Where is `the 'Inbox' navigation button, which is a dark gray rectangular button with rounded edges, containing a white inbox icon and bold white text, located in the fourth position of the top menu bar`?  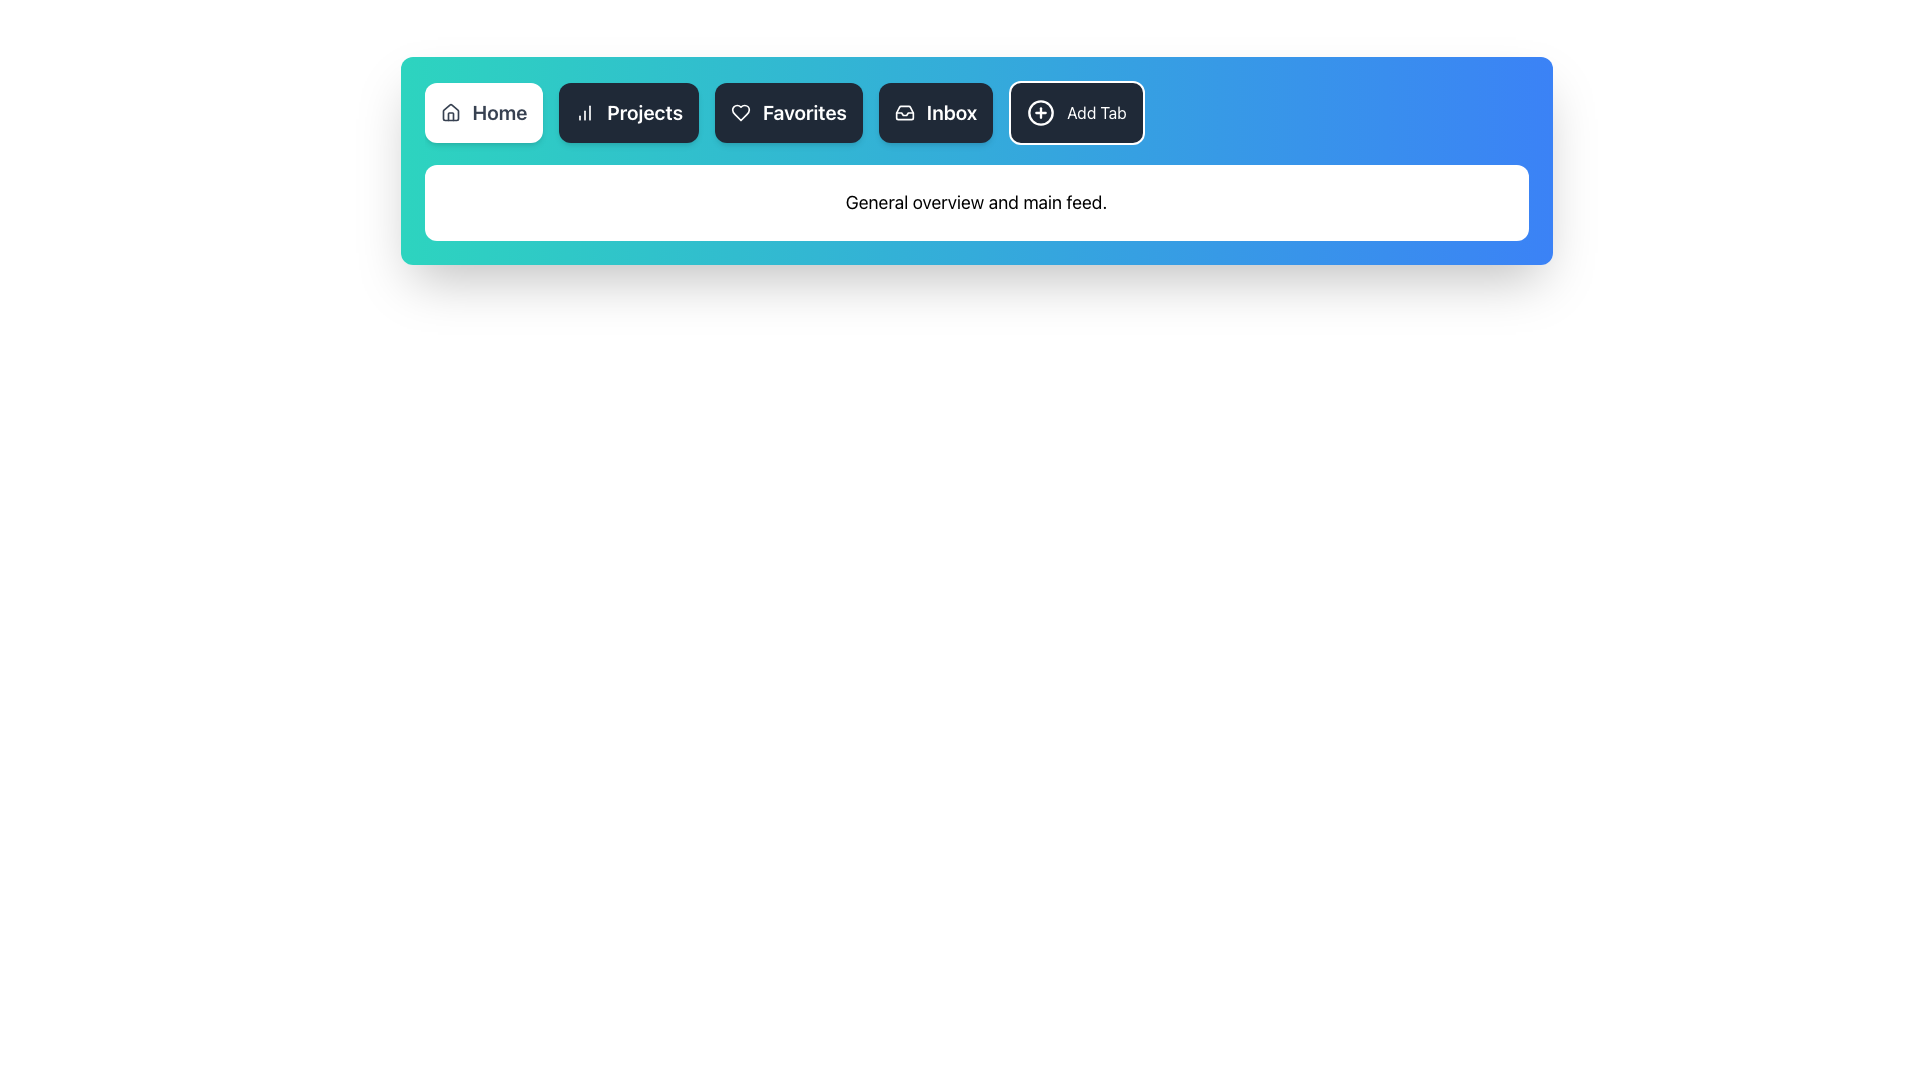
the 'Inbox' navigation button, which is a dark gray rectangular button with rounded edges, containing a white inbox icon and bold white text, located in the fourth position of the top menu bar is located at coordinates (935, 112).